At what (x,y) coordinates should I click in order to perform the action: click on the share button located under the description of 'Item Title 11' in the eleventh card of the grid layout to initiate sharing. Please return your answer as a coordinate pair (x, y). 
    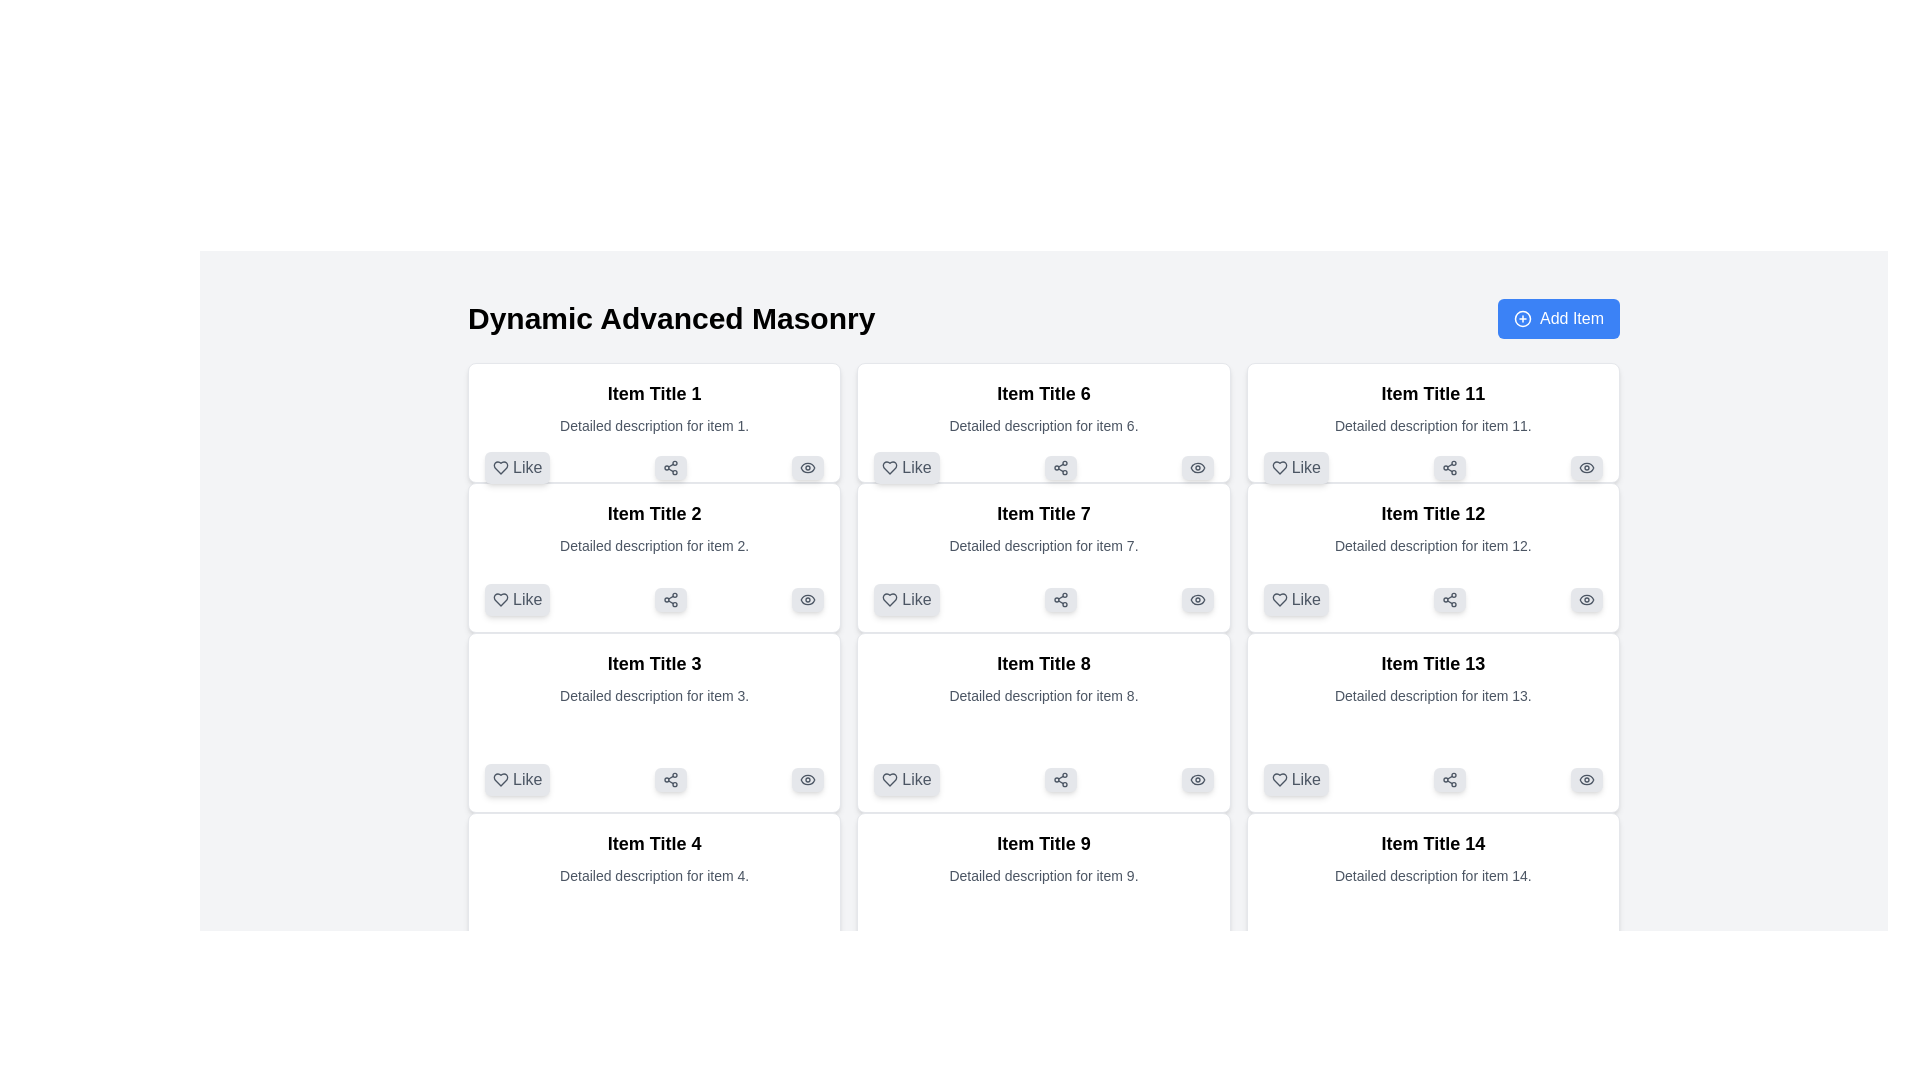
    Looking at the image, I should click on (1432, 467).